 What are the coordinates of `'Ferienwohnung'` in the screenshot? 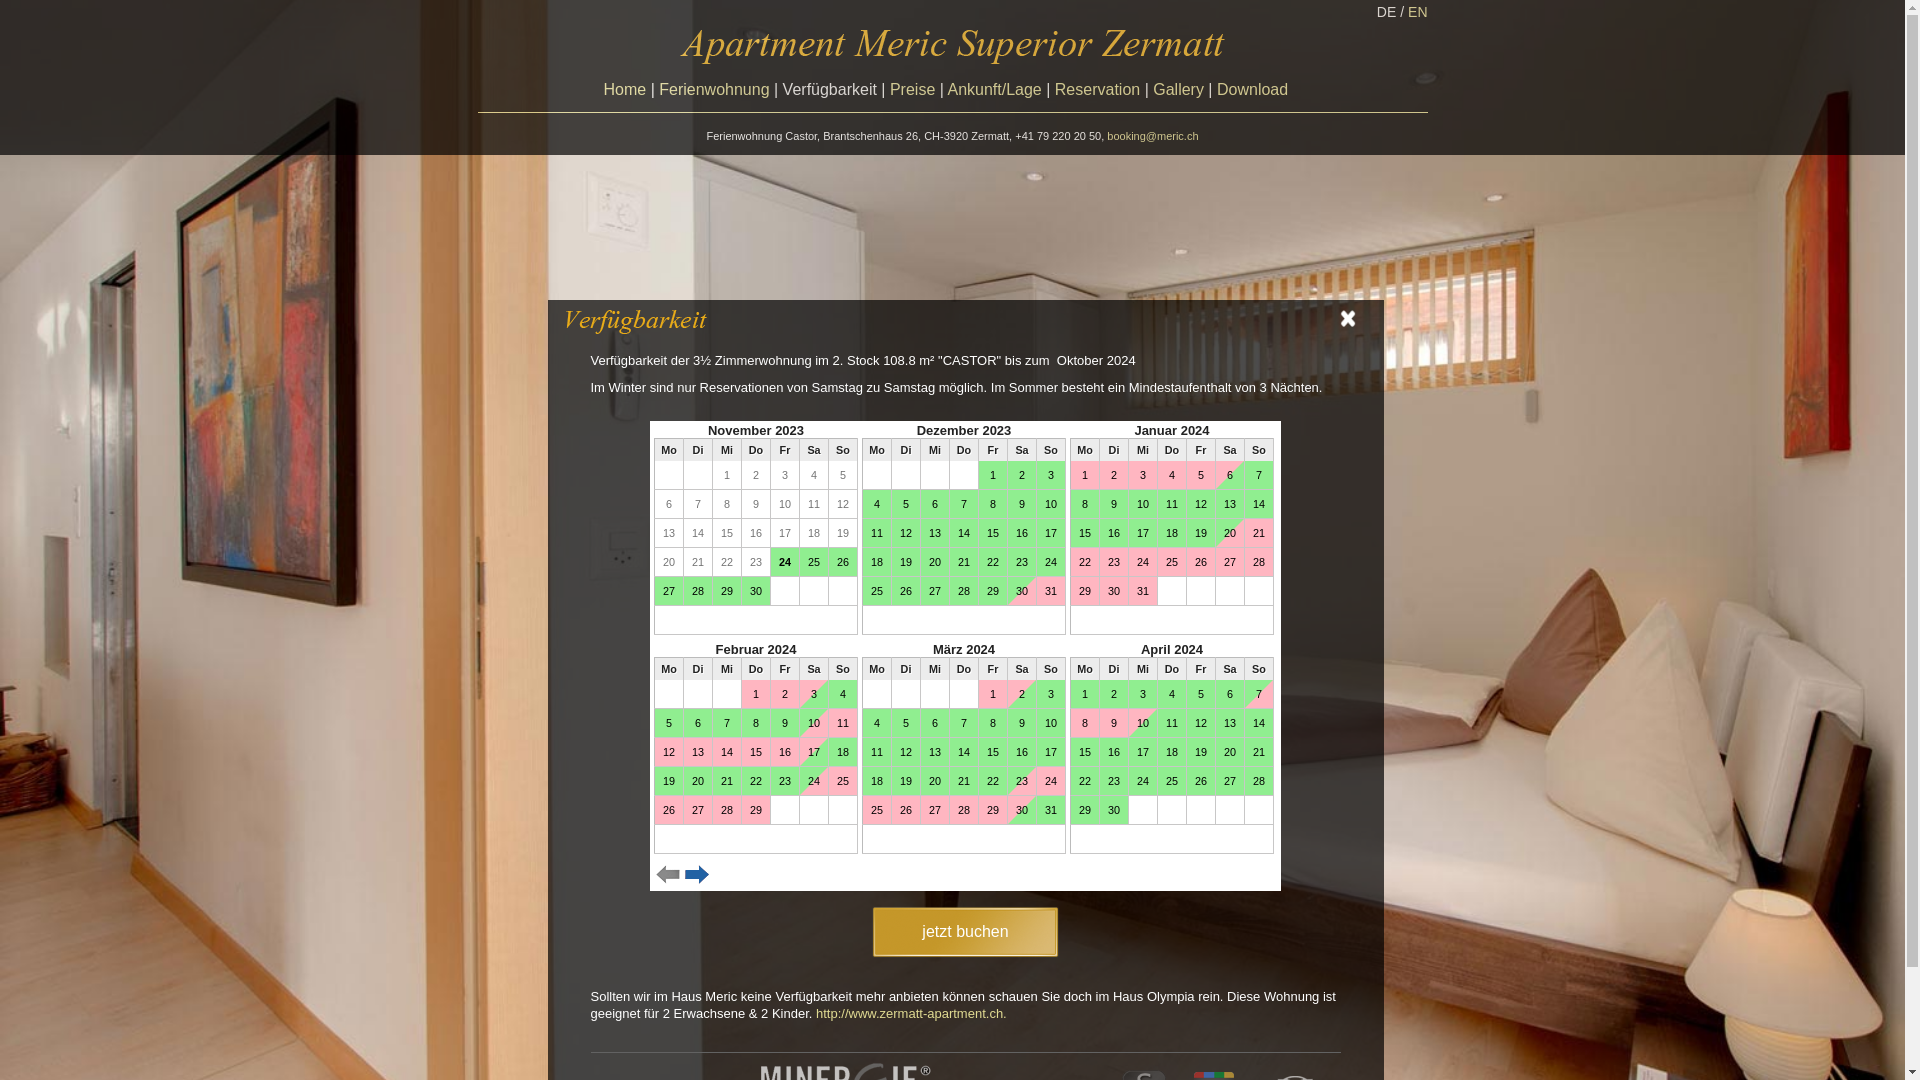 It's located at (714, 88).